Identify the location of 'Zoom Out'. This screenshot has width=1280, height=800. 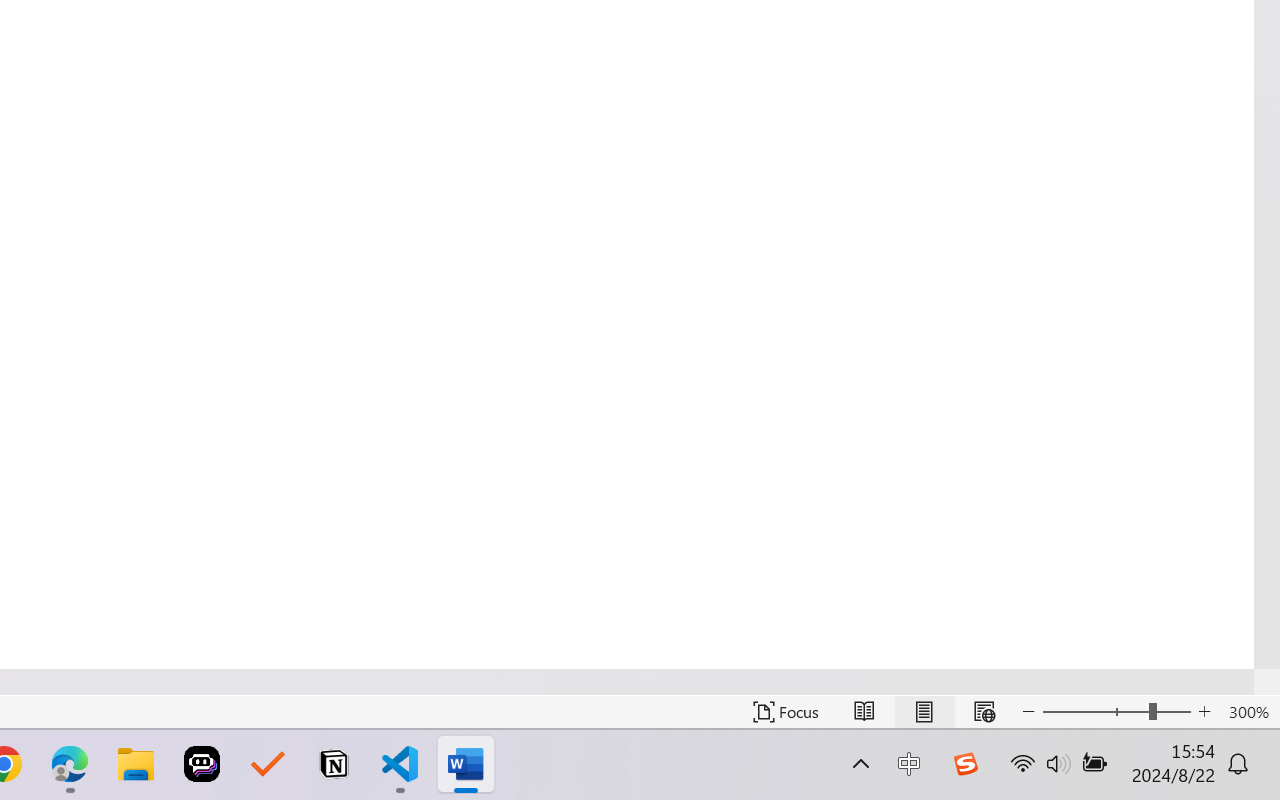
(1094, 711).